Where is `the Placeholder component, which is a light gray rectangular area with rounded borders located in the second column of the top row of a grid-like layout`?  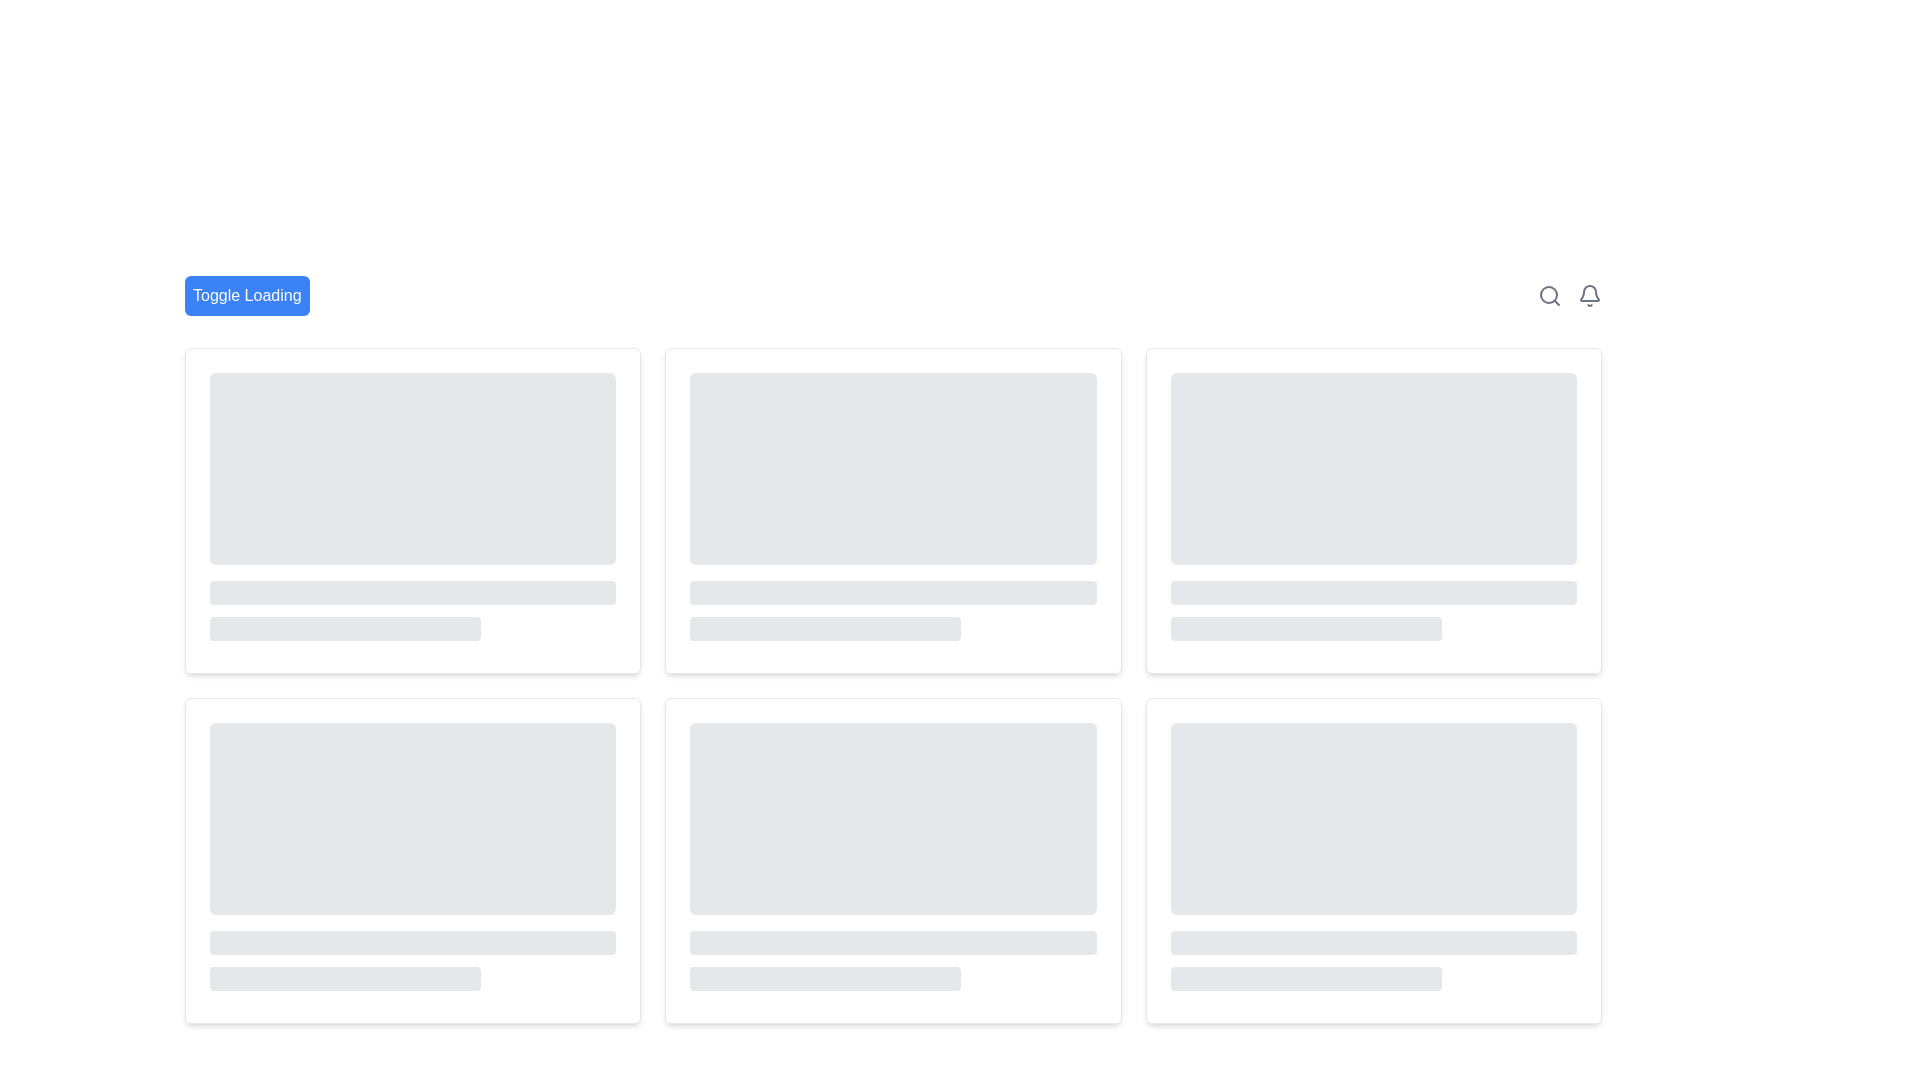 the Placeholder component, which is a light gray rectangular area with rounded borders located in the second column of the top row of a grid-like layout is located at coordinates (1372, 505).